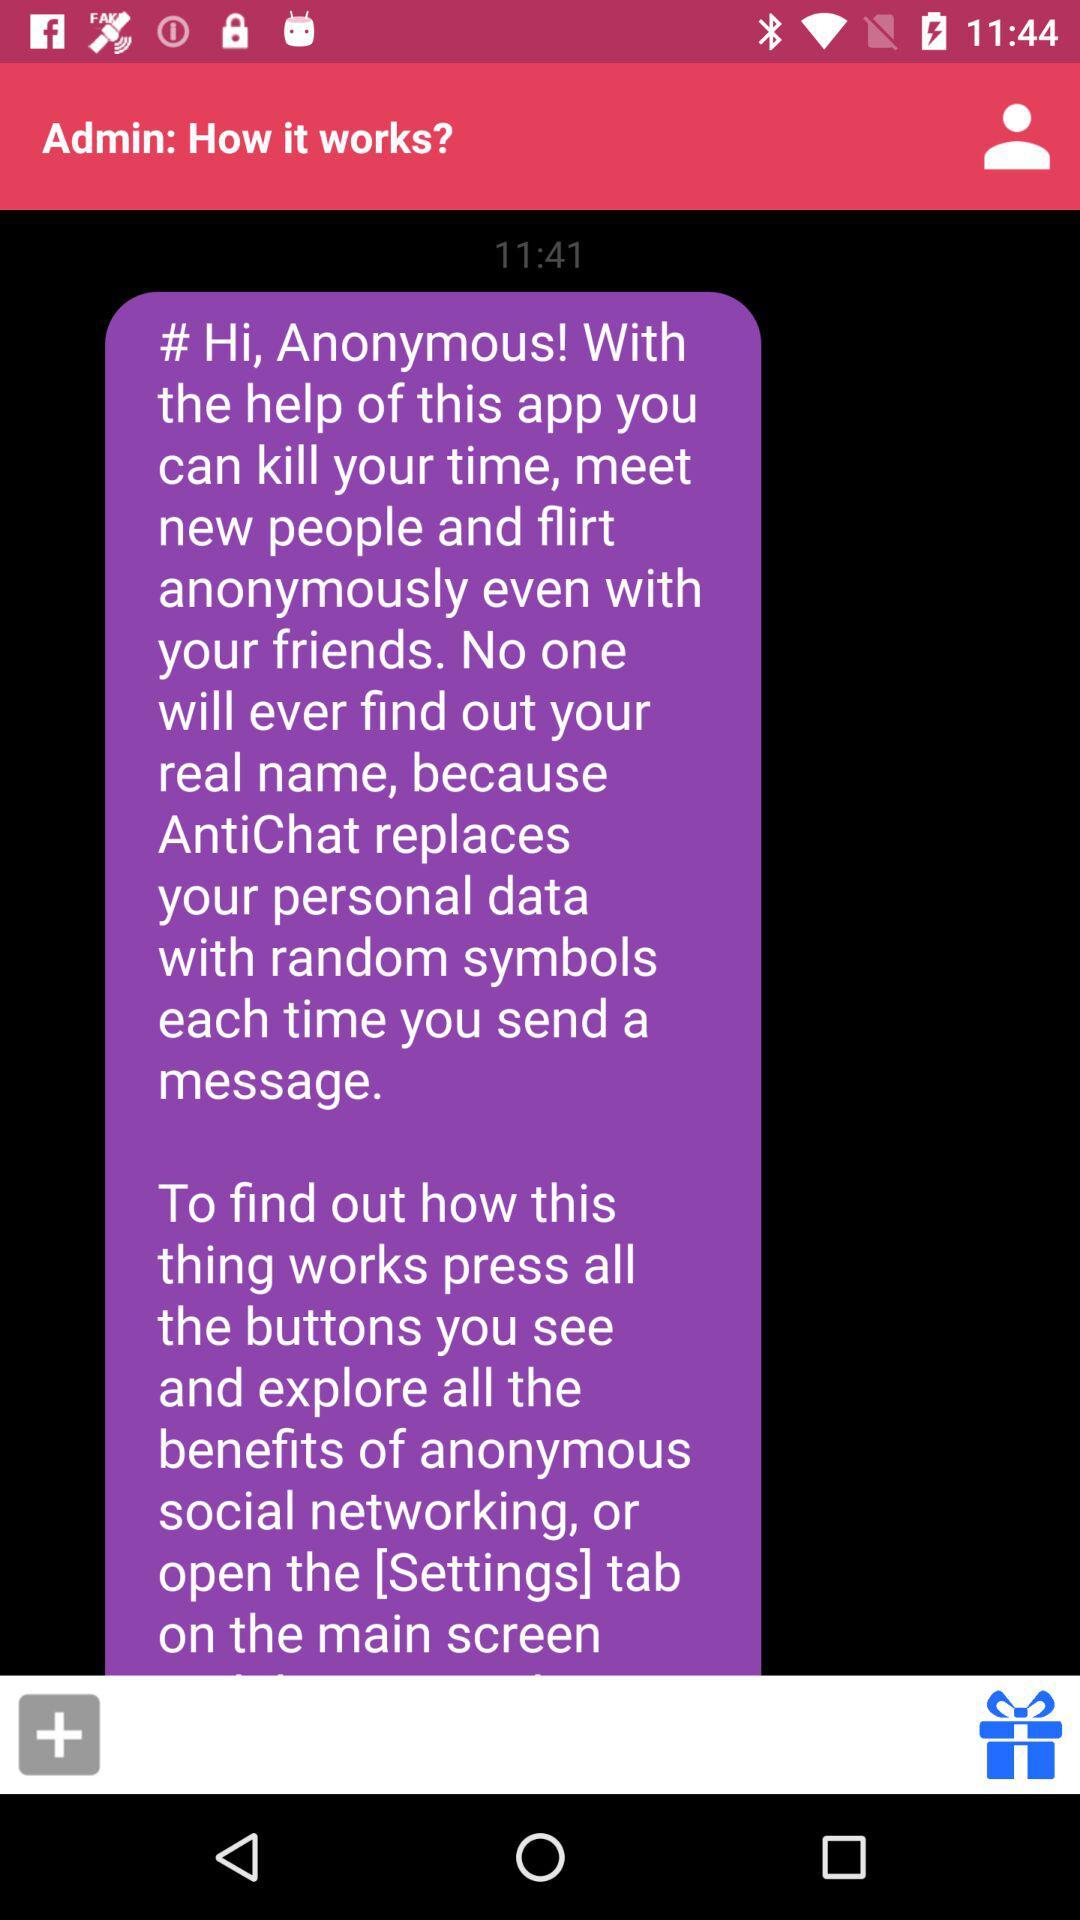 The image size is (1080, 1920). I want to click on the item at the top right corner, so click(1017, 135).